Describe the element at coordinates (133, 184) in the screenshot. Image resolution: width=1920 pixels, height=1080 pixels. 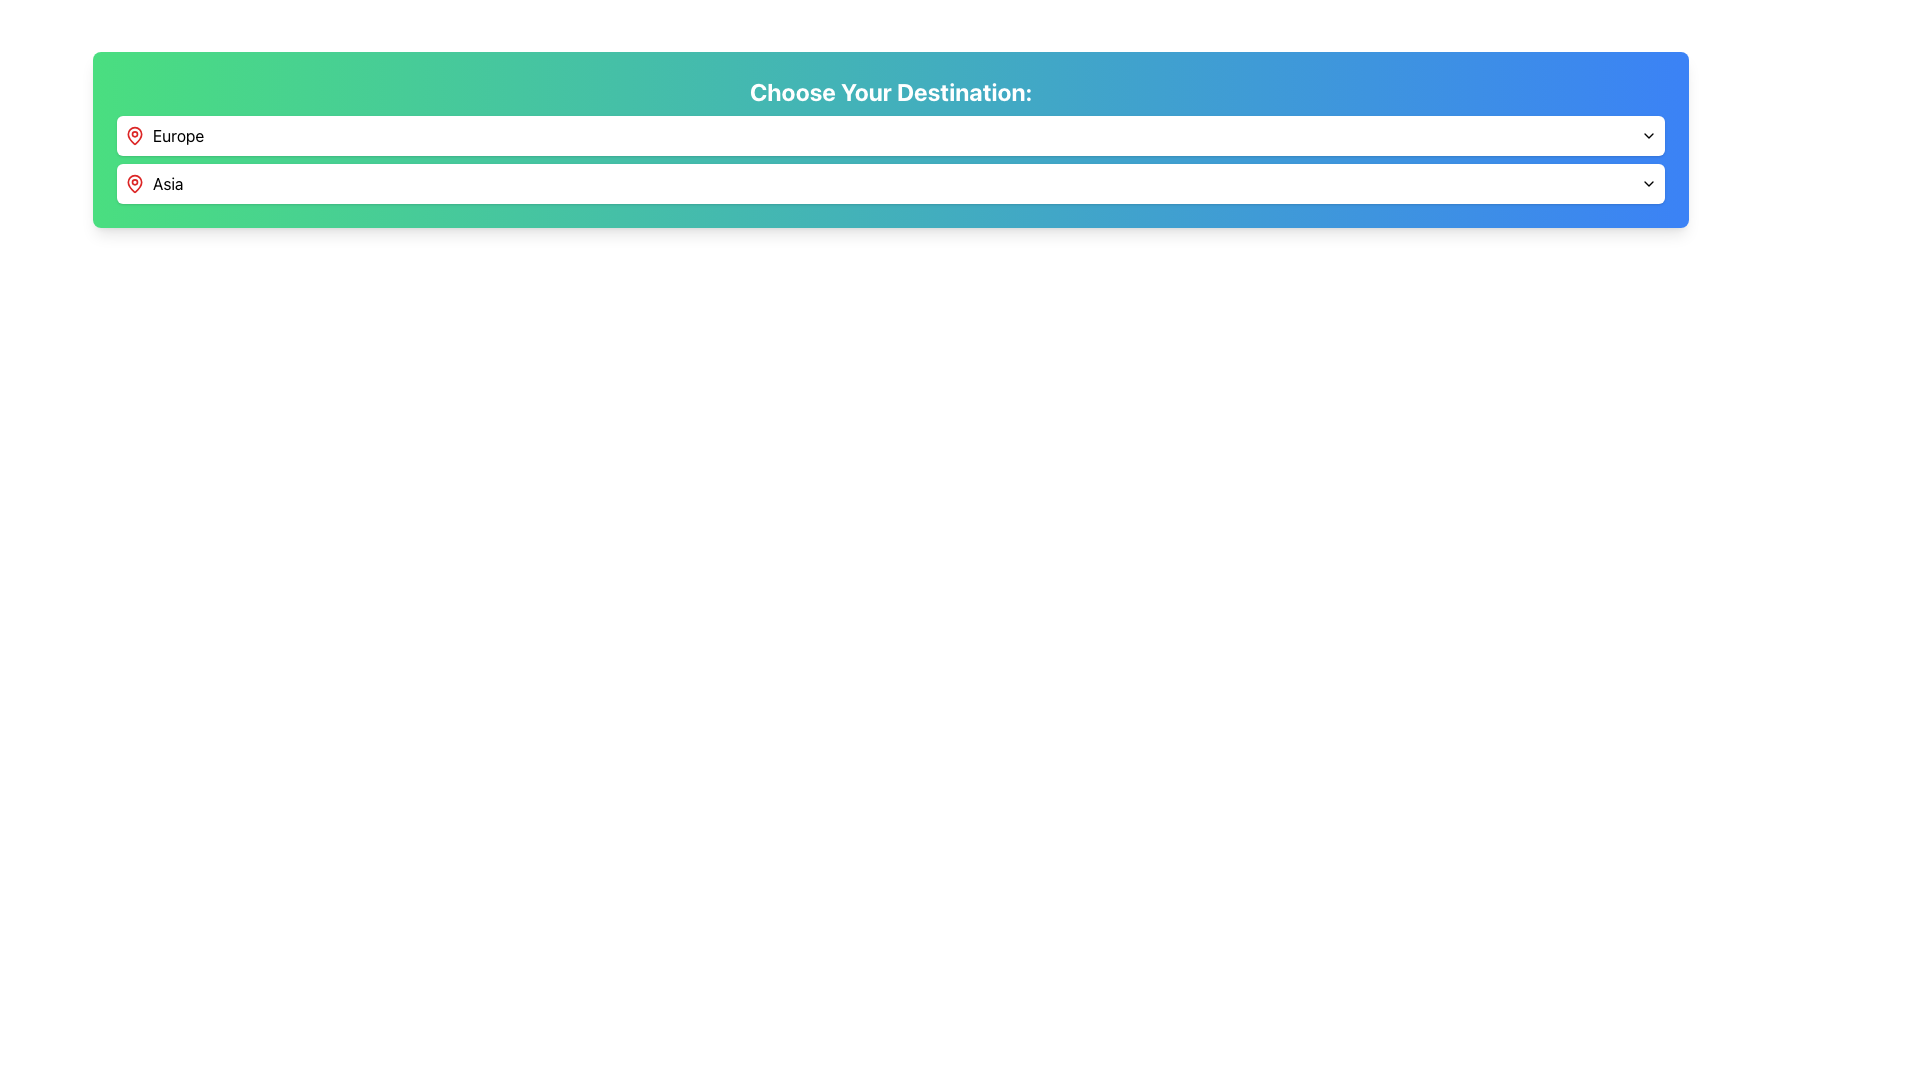
I see `the red pin icon representing a location marker, which is located to the left of the 'Asia' label in the dropdown menu` at that location.